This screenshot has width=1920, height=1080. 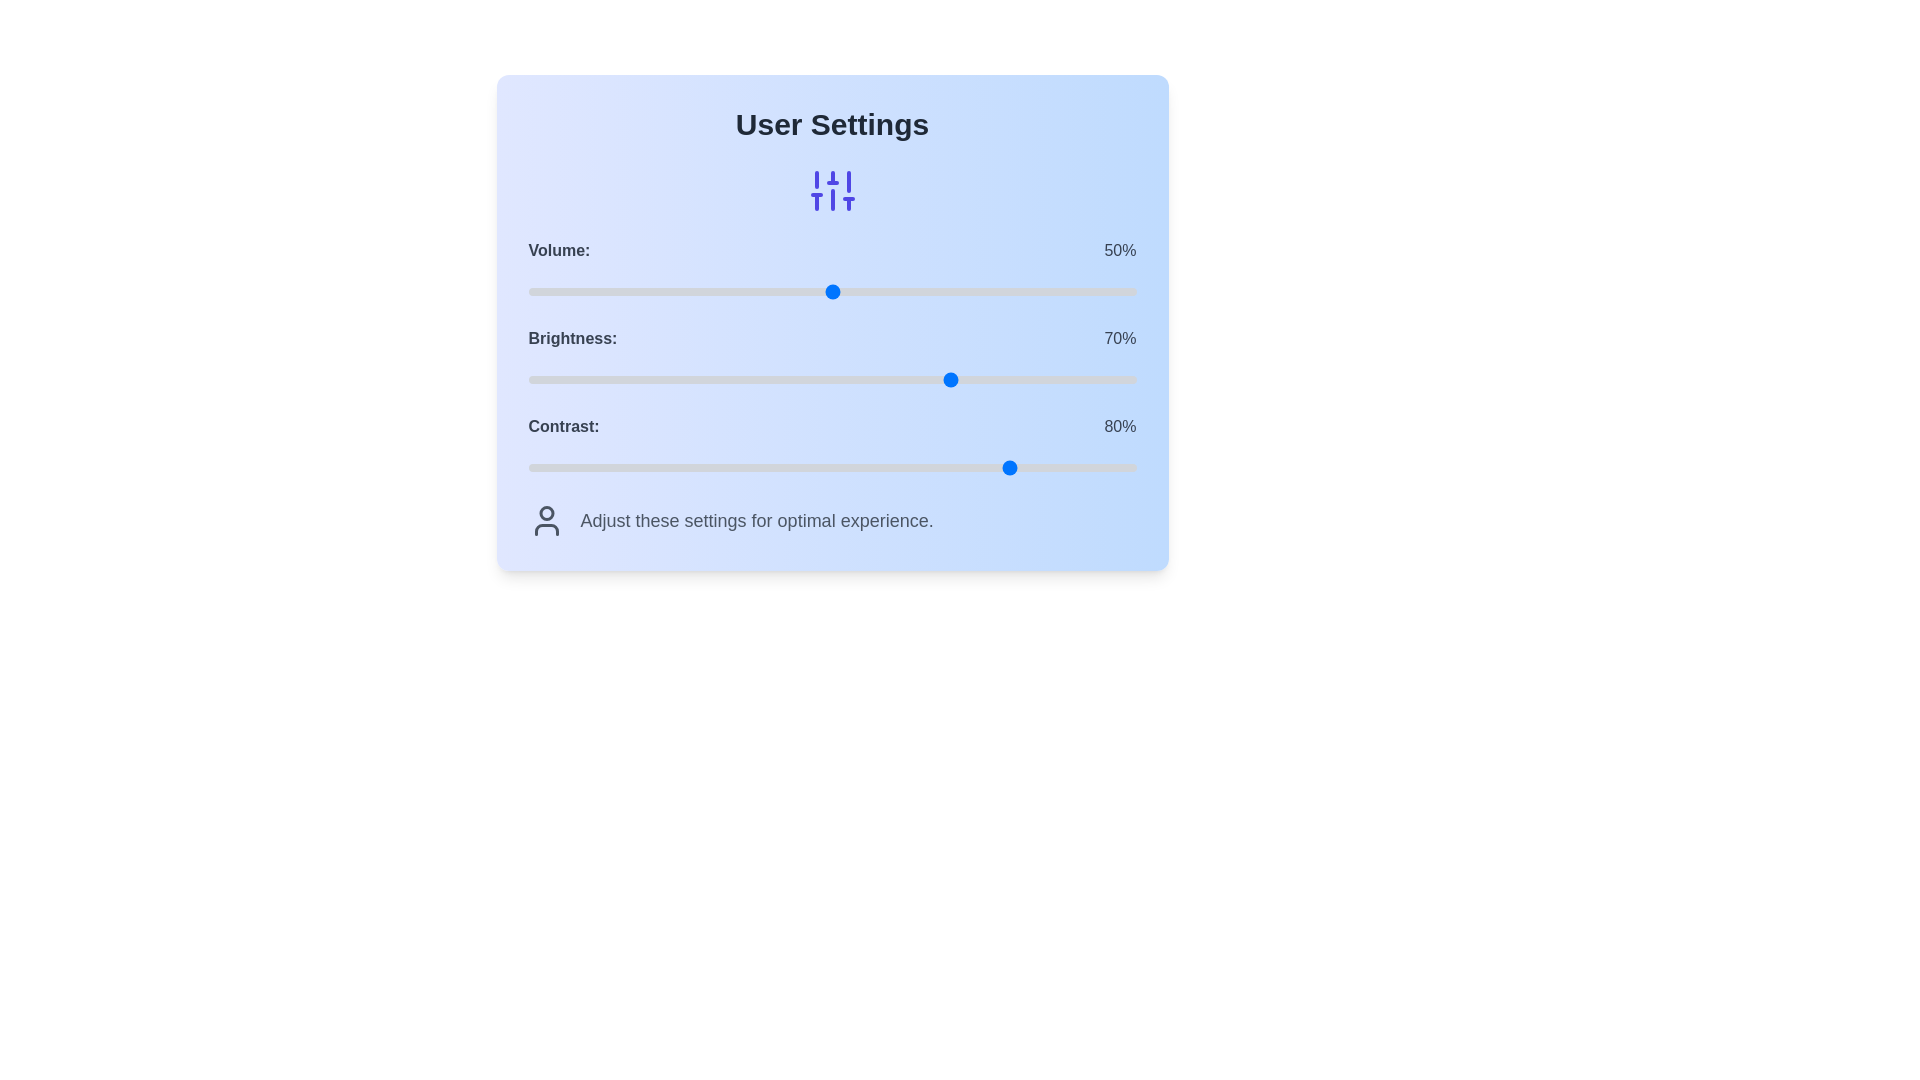 I want to click on brightness, so click(x=662, y=380).